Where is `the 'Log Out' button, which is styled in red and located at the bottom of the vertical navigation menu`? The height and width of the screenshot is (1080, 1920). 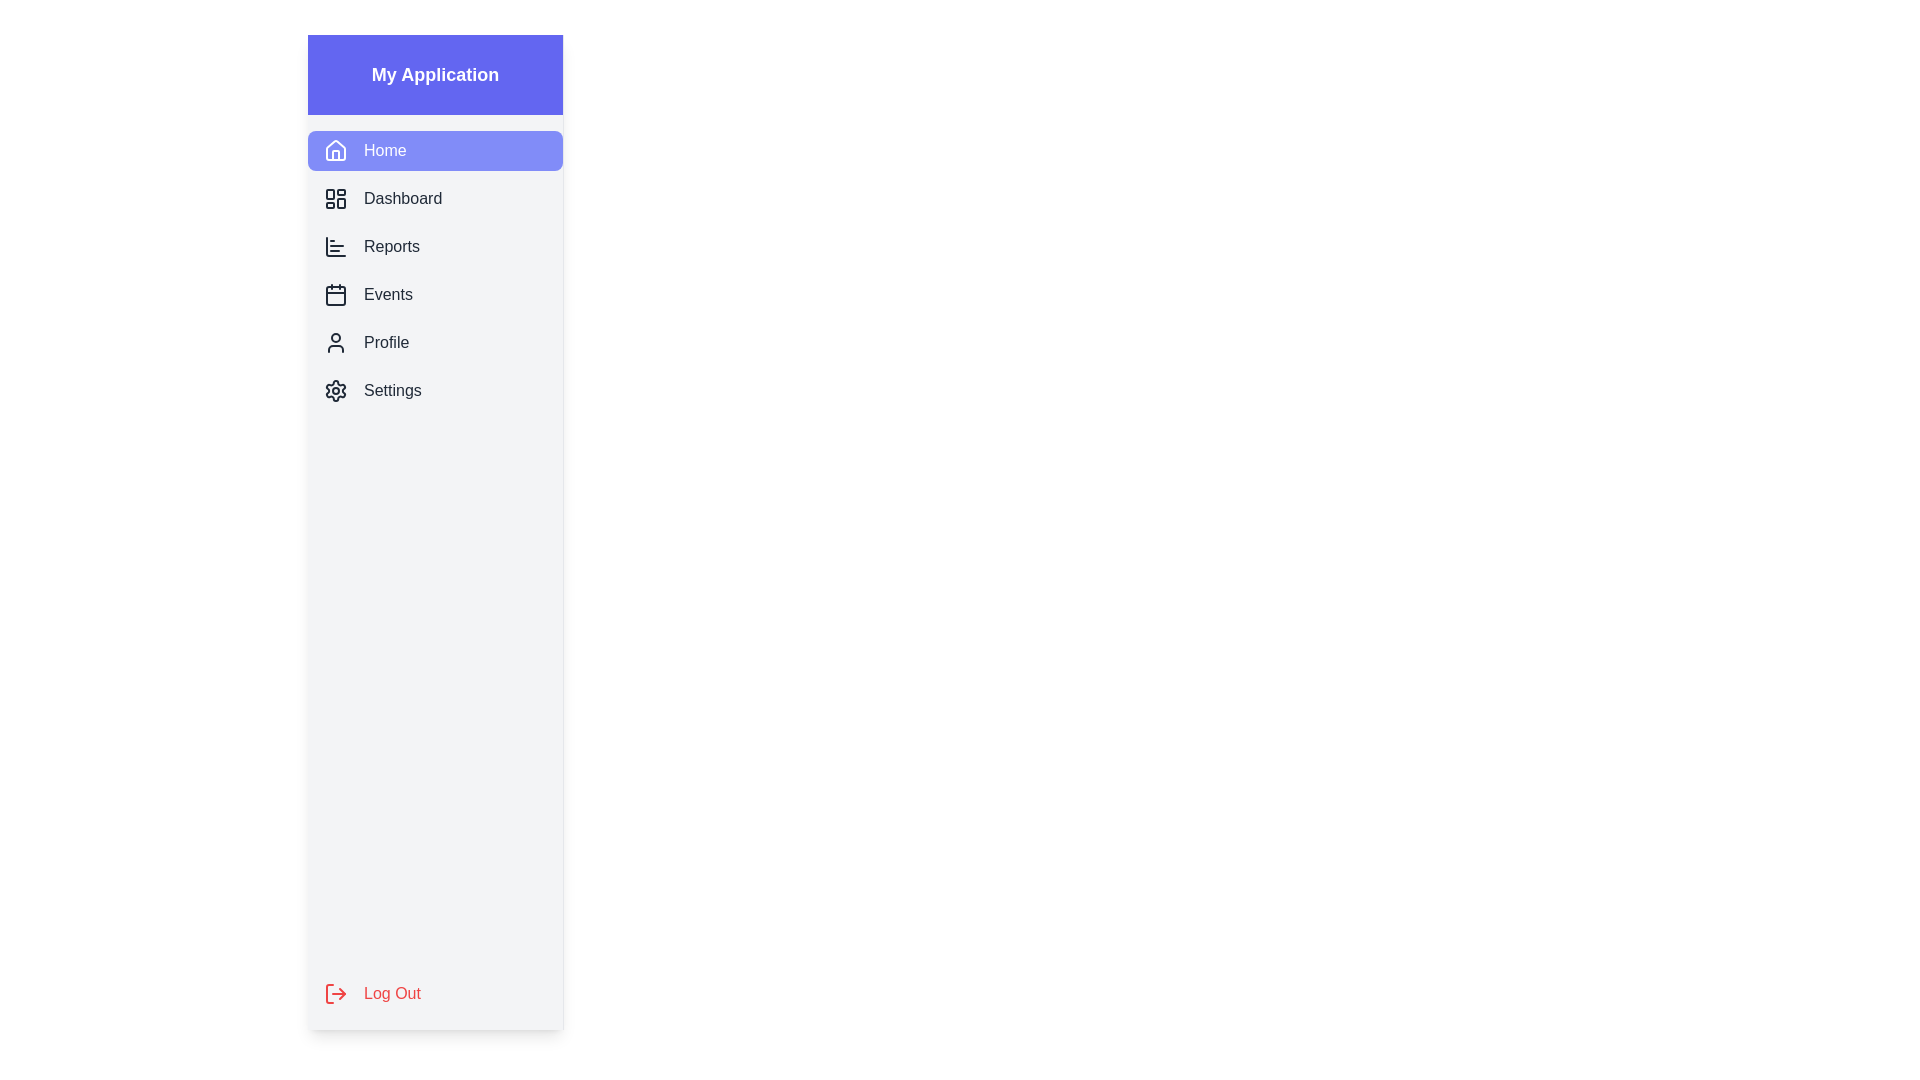
the 'Log Out' button, which is styled in red and located at the bottom of the vertical navigation menu is located at coordinates (434, 994).